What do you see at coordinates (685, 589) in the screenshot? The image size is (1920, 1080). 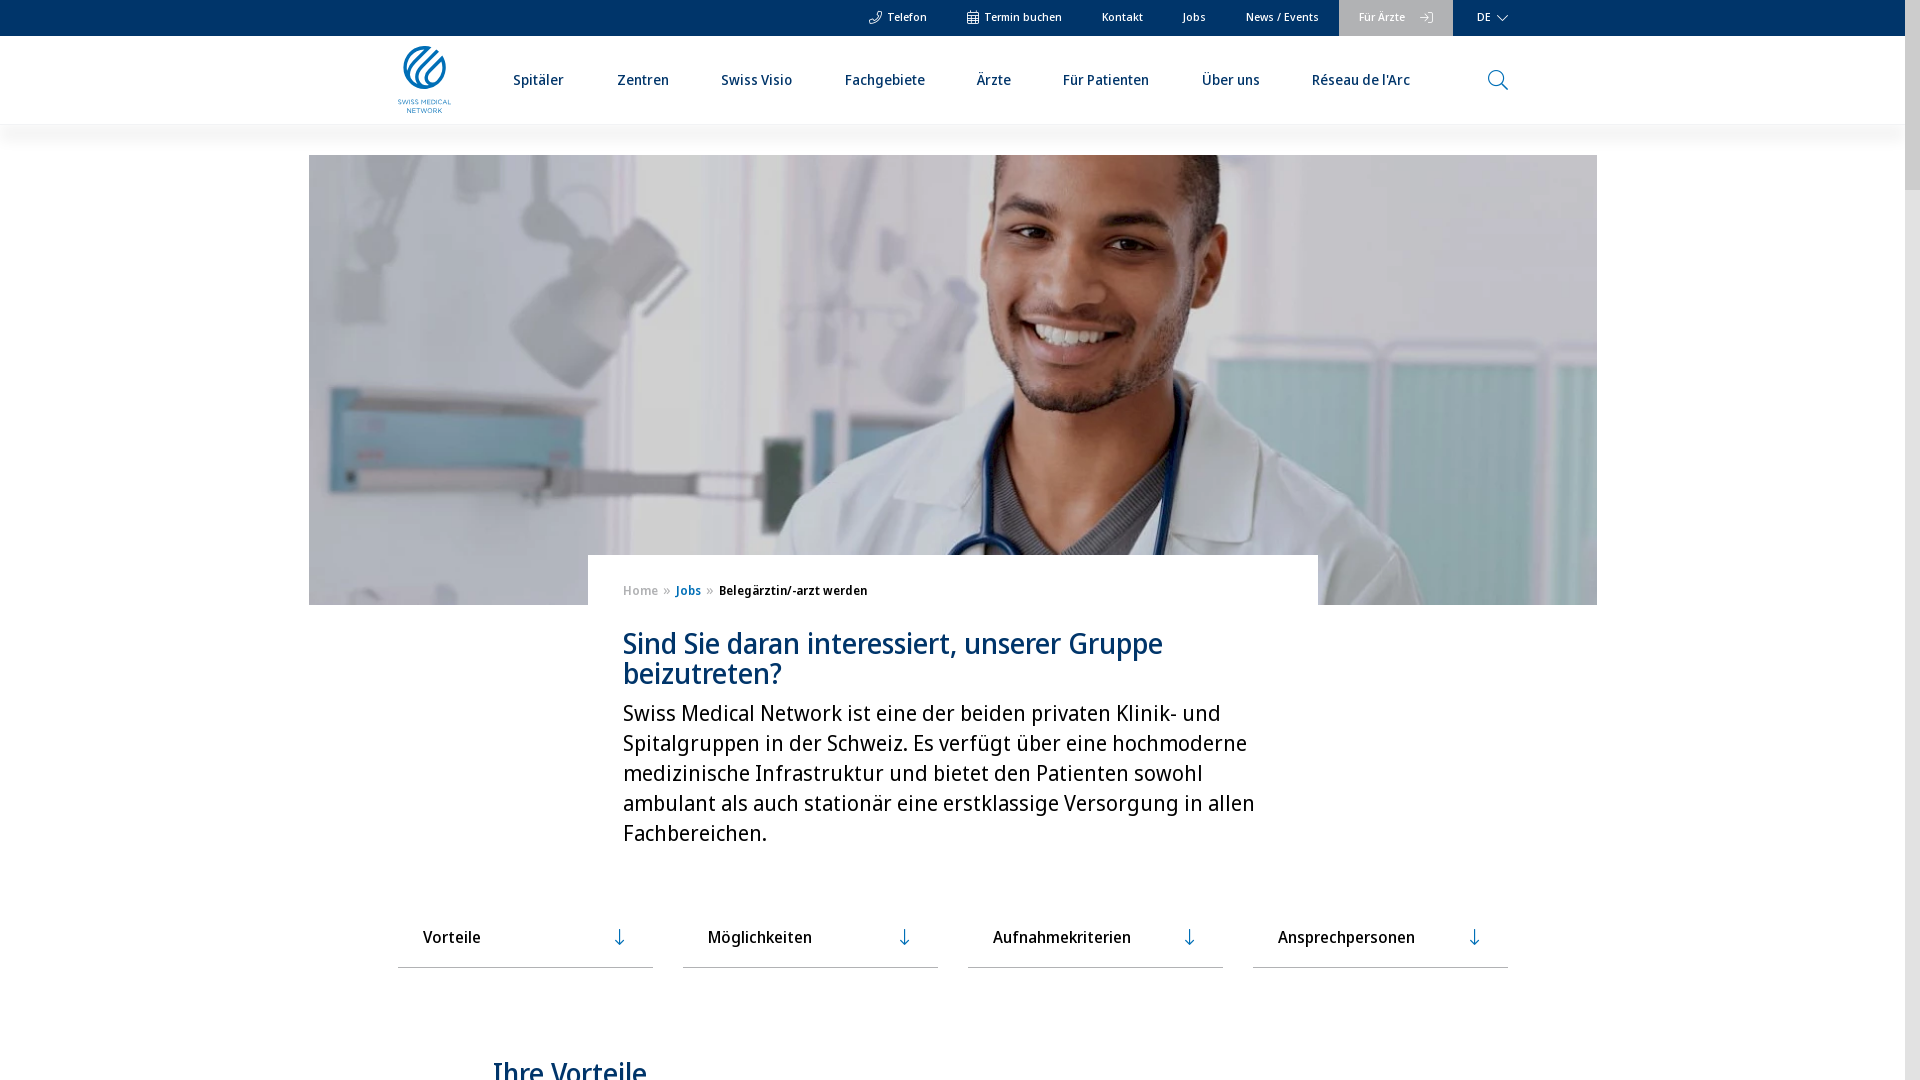 I see `'Jobs'` at bounding box center [685, 589].